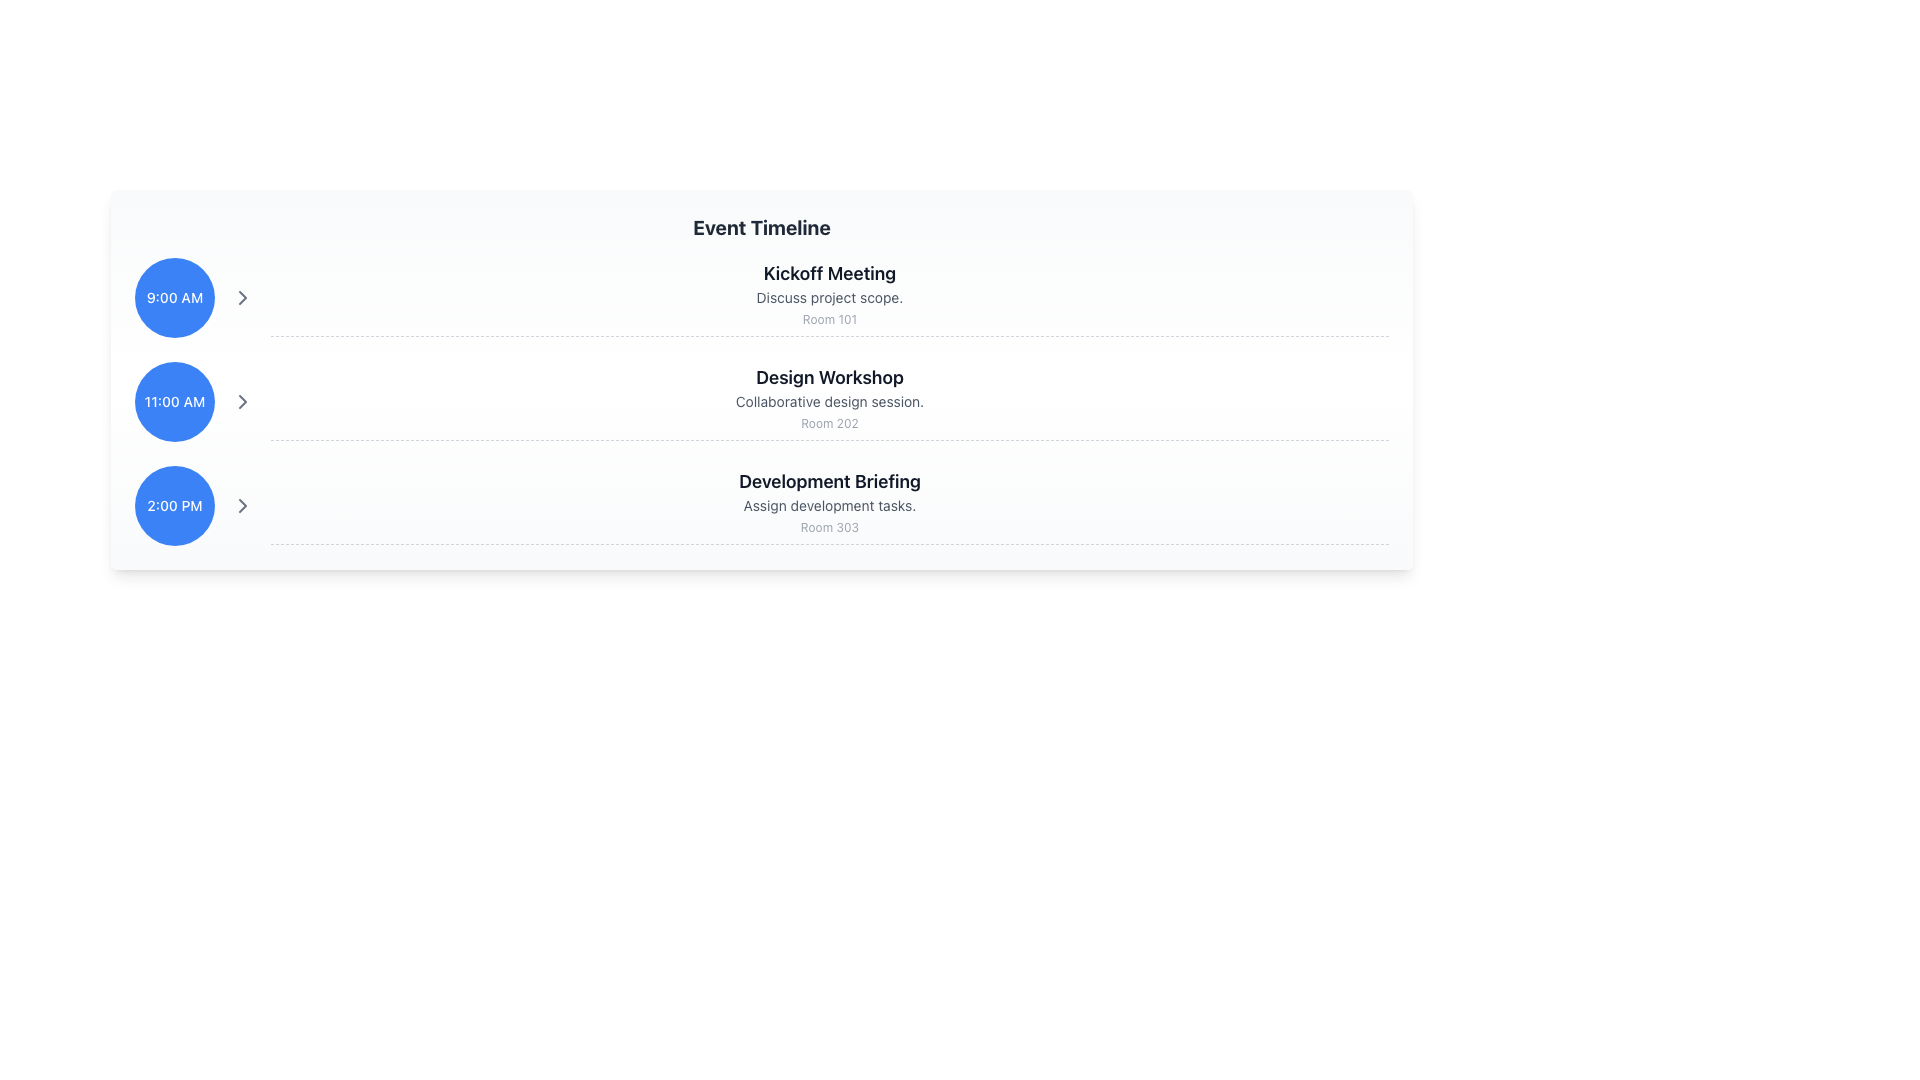 Image resolution: width=1920 pixels, height=1080 pixels. What do you see at coordinates (174, 297) in the screenshot?
I see `the first circular button in the timeline interface that indicates the time '9:00 AM' to interact with the associated event` at bounding box center [174, 297].